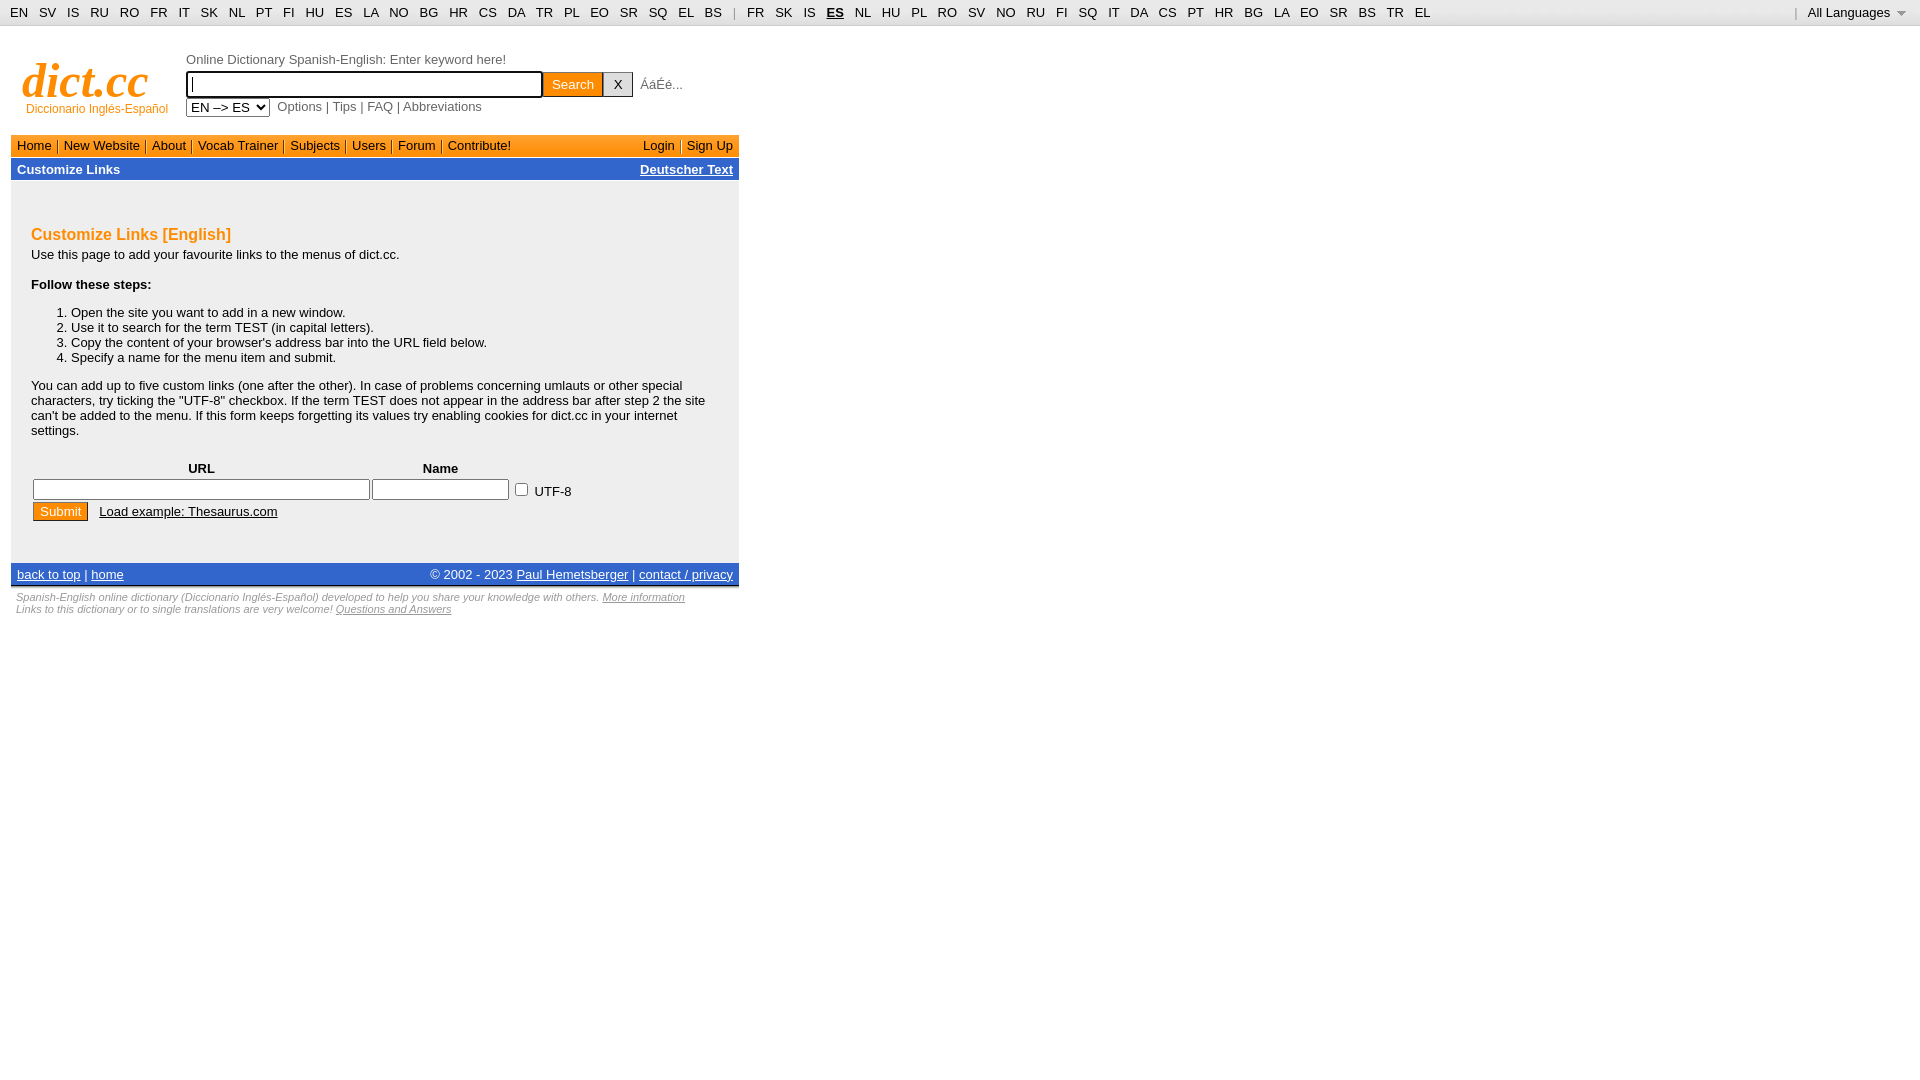  I want to click on 'Subjects', so click(314, 144).